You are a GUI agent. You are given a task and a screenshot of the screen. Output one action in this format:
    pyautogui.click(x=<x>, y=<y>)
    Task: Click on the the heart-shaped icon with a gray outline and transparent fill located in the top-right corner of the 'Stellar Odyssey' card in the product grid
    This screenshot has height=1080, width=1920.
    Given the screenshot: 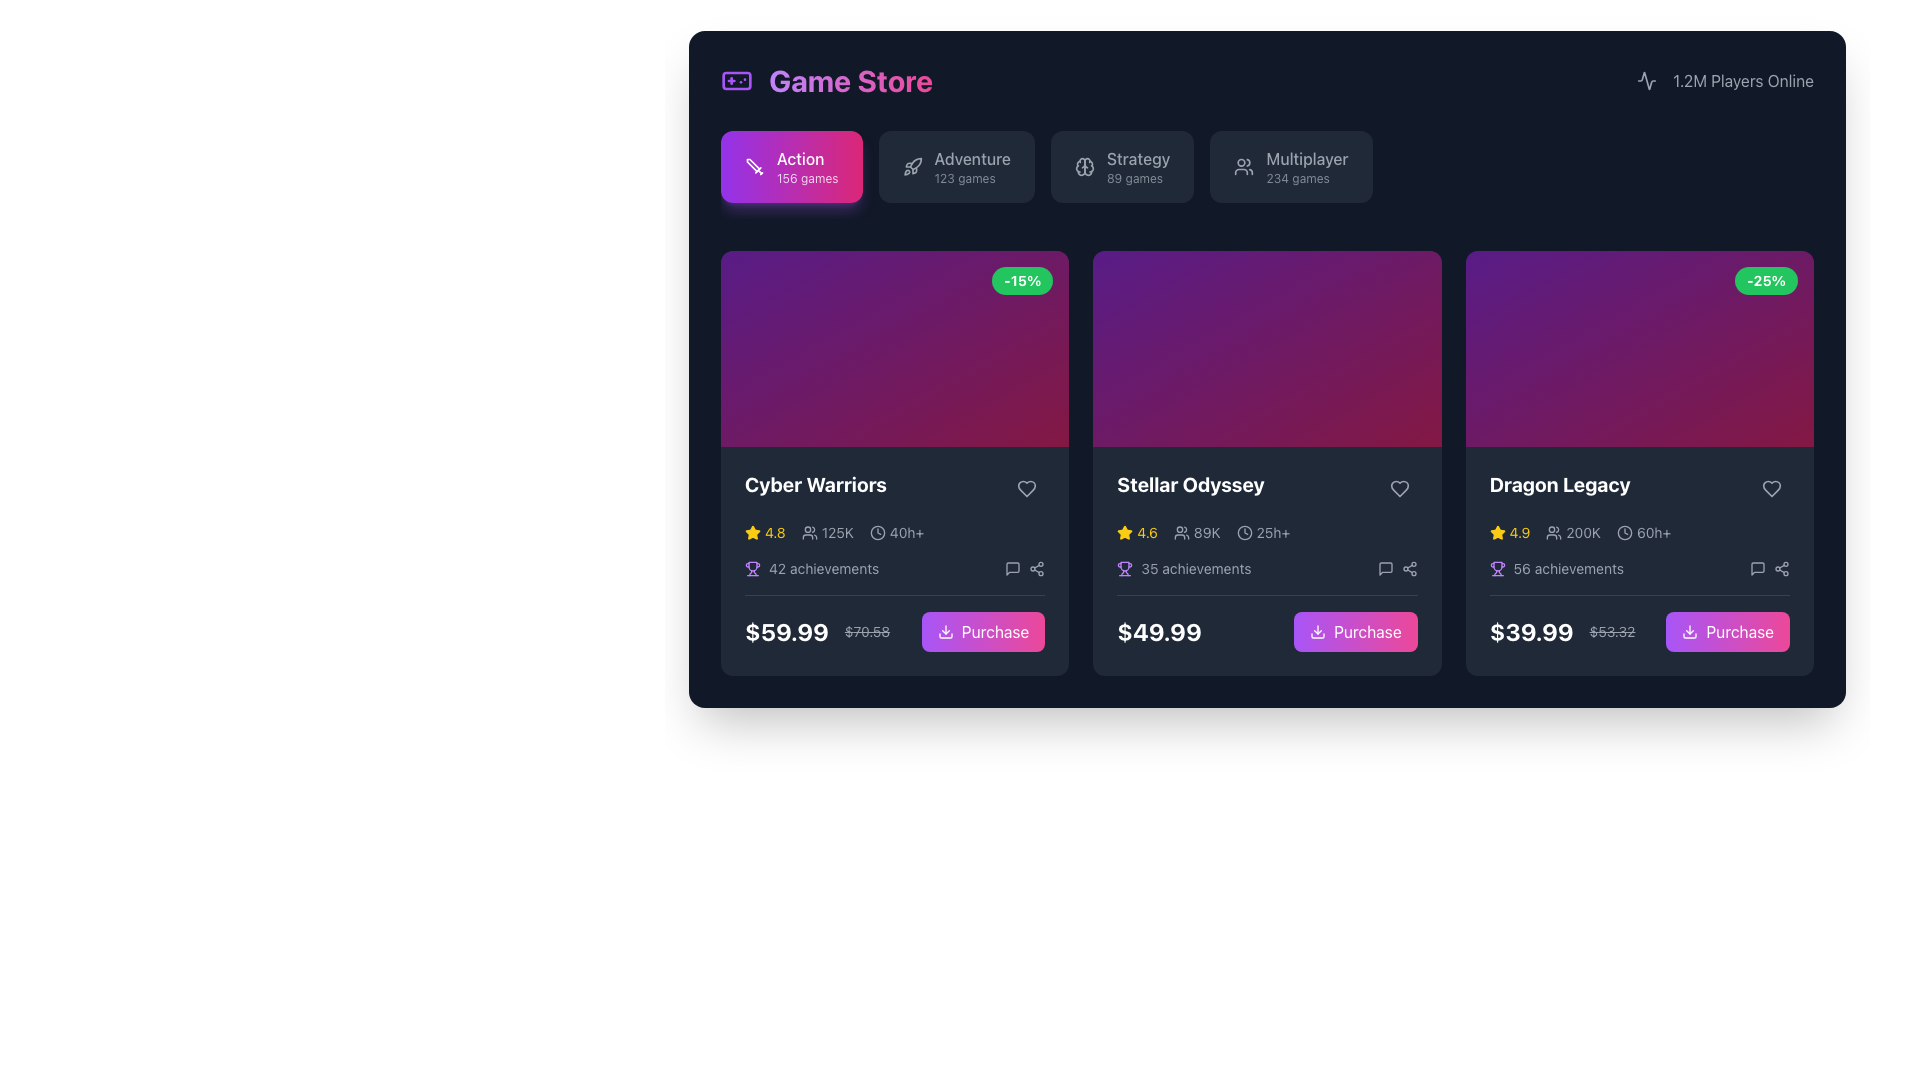 What is the action you would take?
    pyautogui.click(x=1398, y=488)
    